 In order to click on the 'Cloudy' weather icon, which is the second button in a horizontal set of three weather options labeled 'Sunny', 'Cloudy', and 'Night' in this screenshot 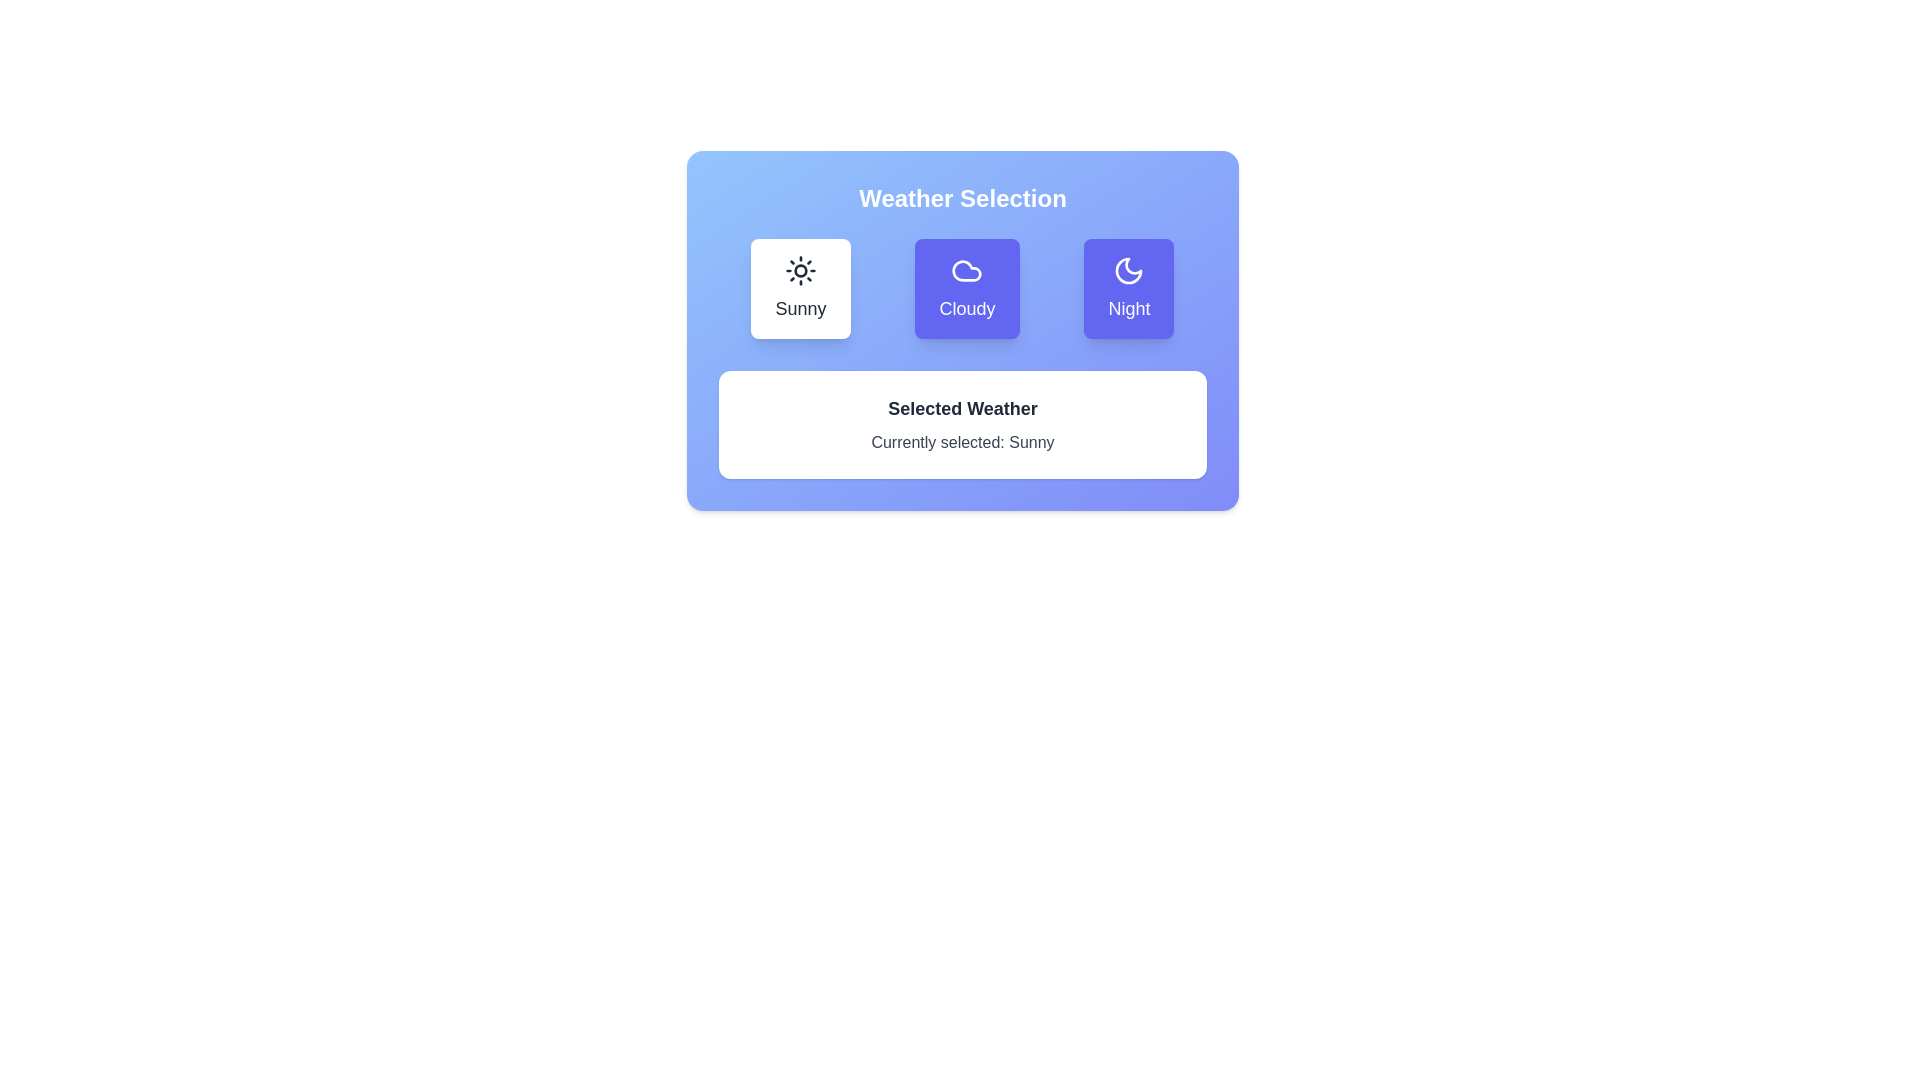, I will do `click(967, 270)`.